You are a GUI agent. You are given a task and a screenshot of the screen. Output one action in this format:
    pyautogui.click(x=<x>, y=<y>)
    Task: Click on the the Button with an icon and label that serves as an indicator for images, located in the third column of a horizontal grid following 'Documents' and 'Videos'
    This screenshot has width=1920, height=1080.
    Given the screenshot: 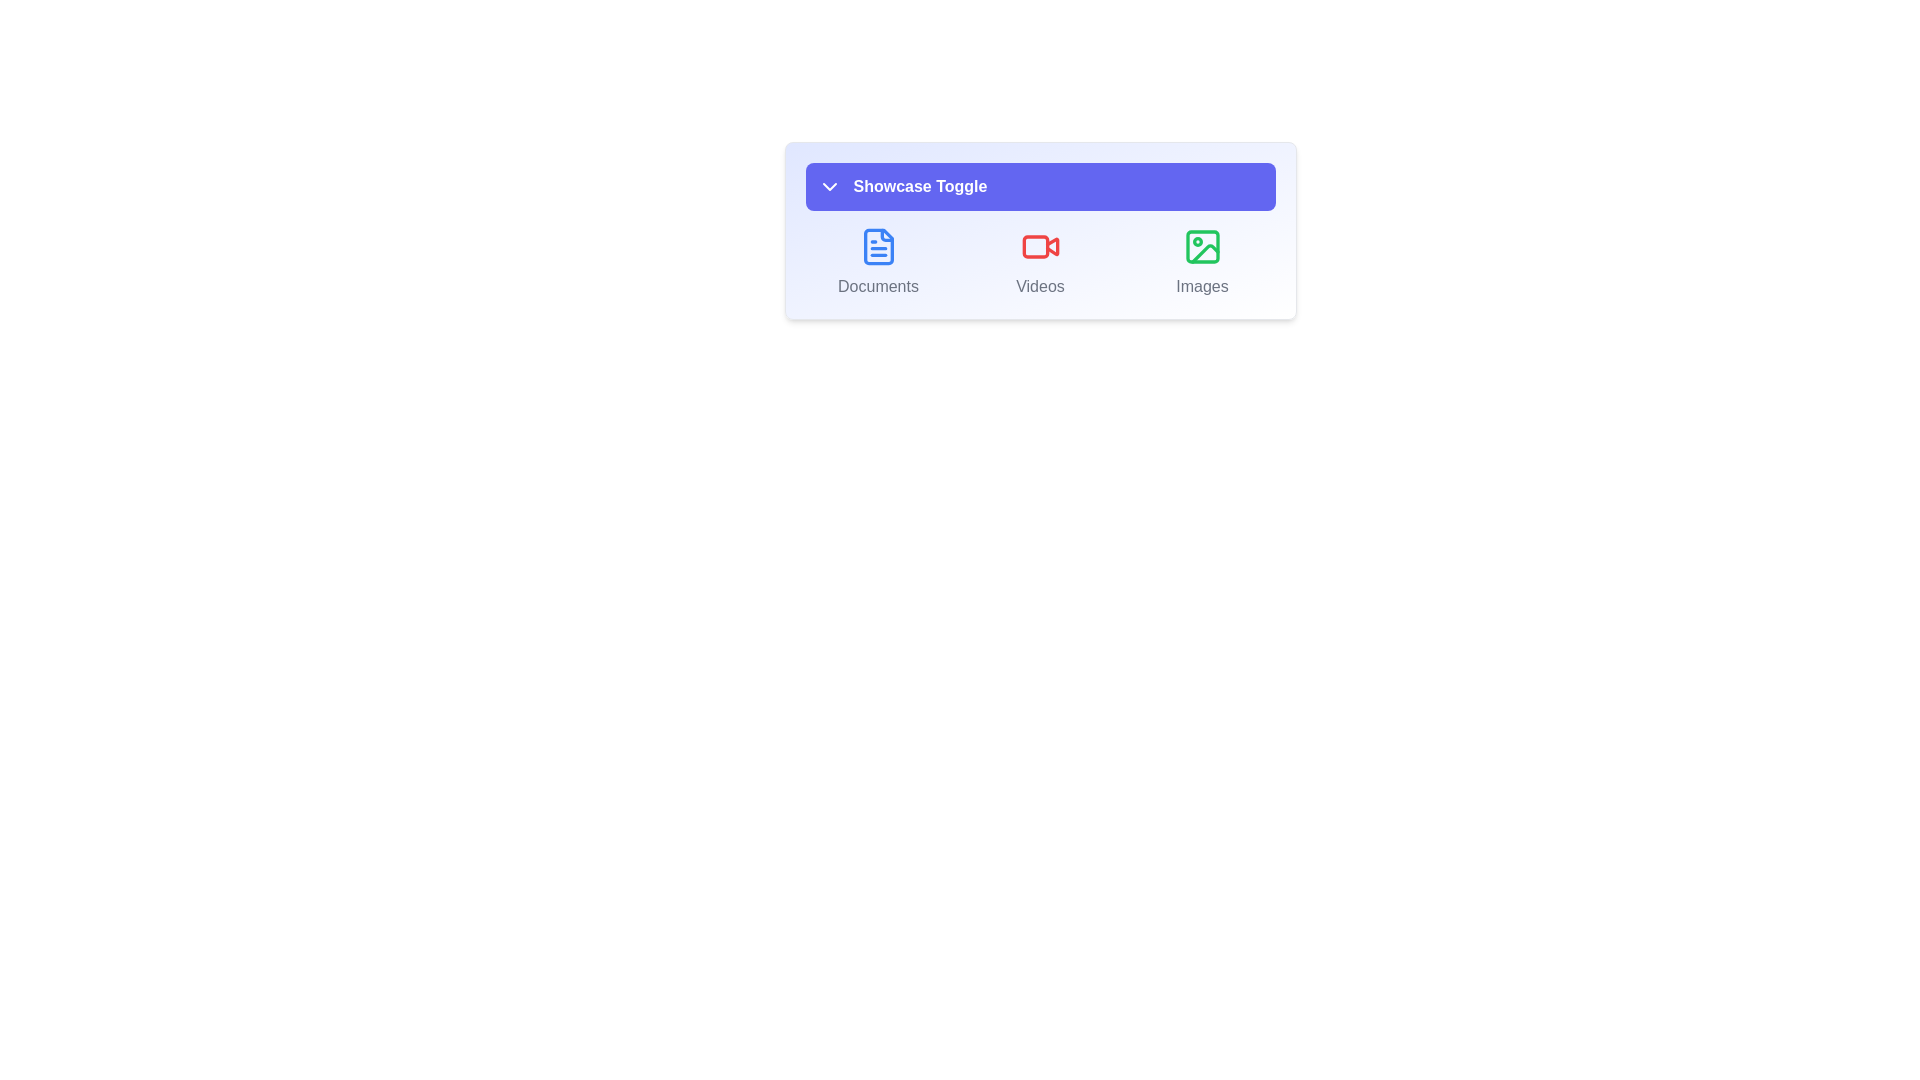 What is the action you would take?
    pyautogui.click(x=1201, y=261)
    